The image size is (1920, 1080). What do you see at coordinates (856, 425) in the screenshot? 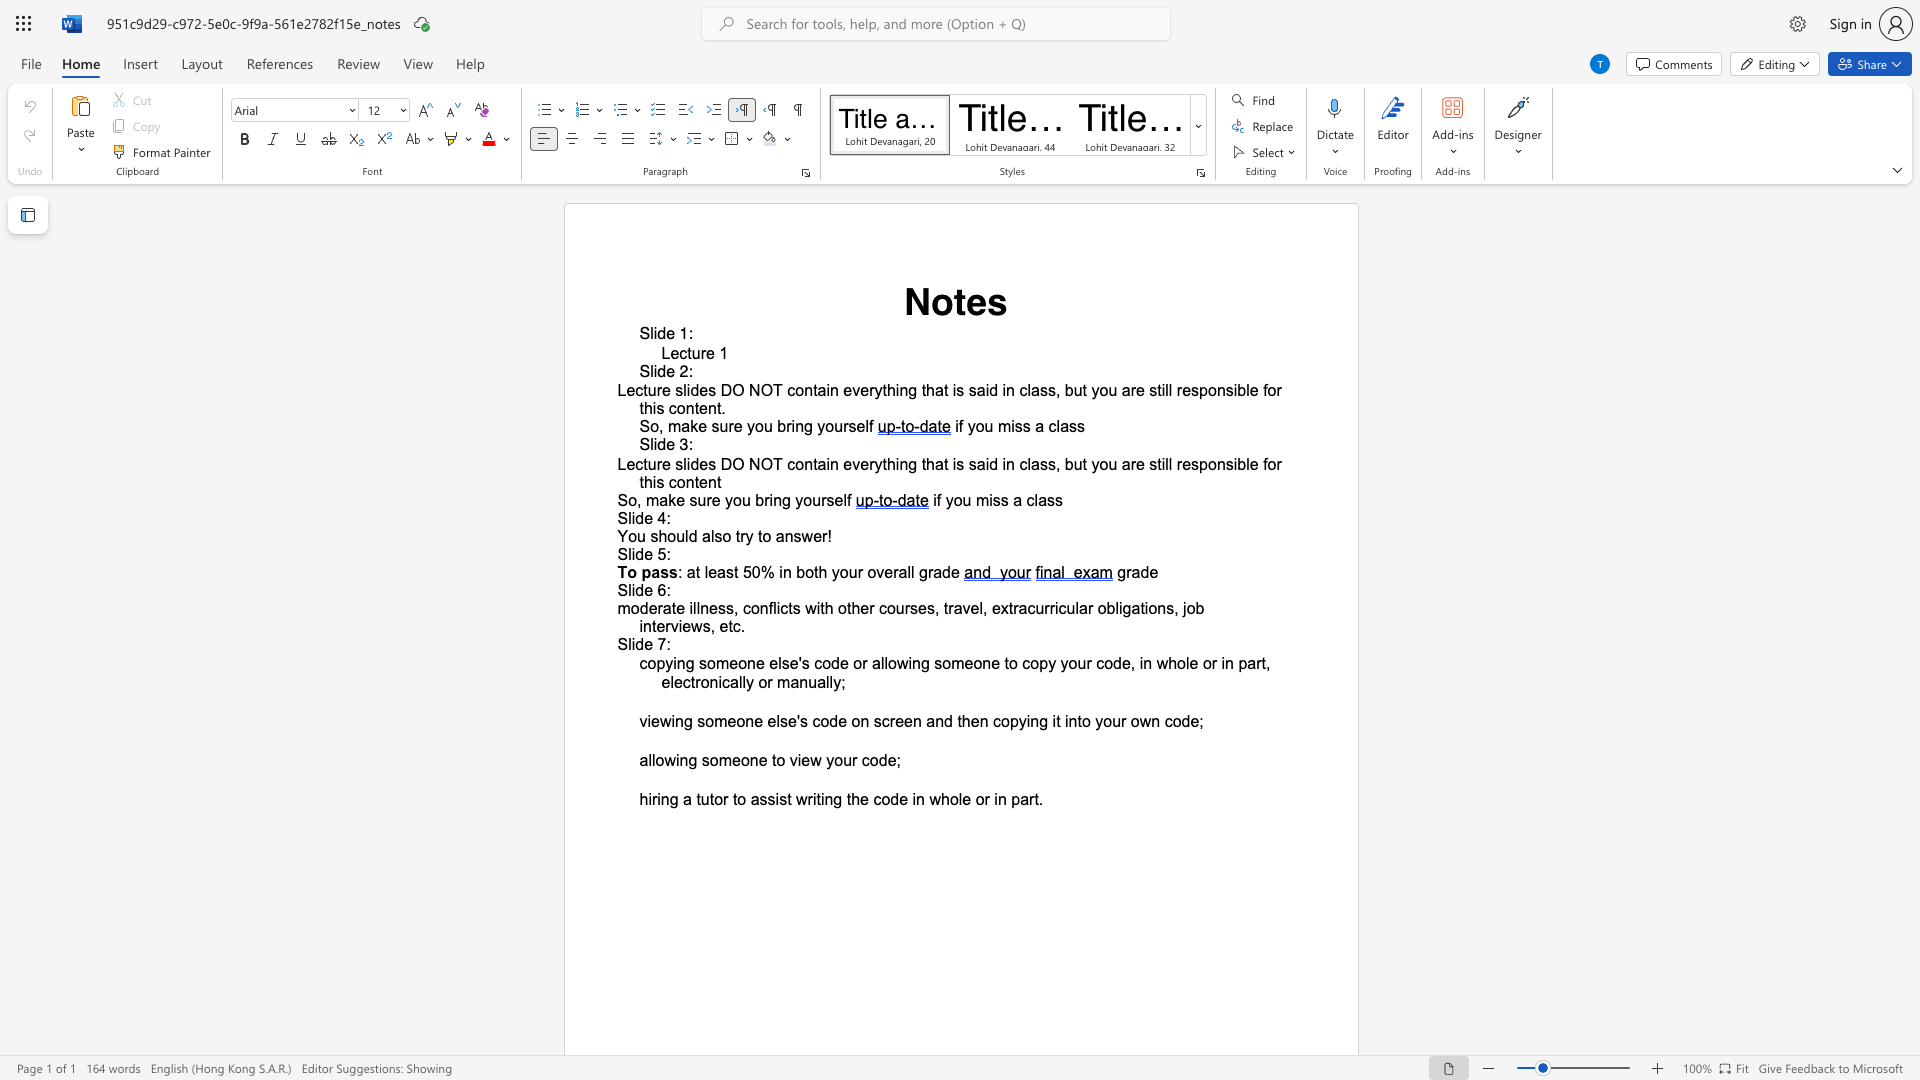
I see `the space between the continuous character "s" and "e" in the text` at bounding box center [856, 425].